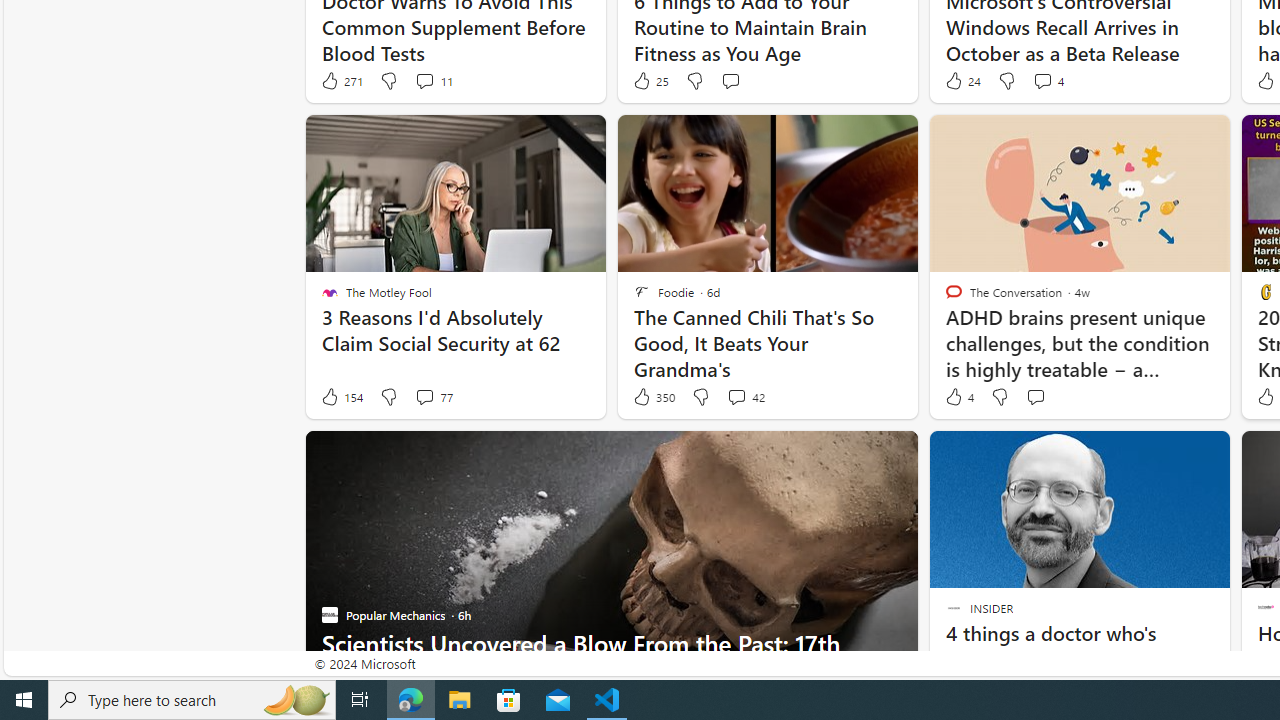 This screenshot has height=720, width=1280. Describe the element at coordinates (744, 397) in the screenshot. I see `'View comments 42 Comment'` at that location.